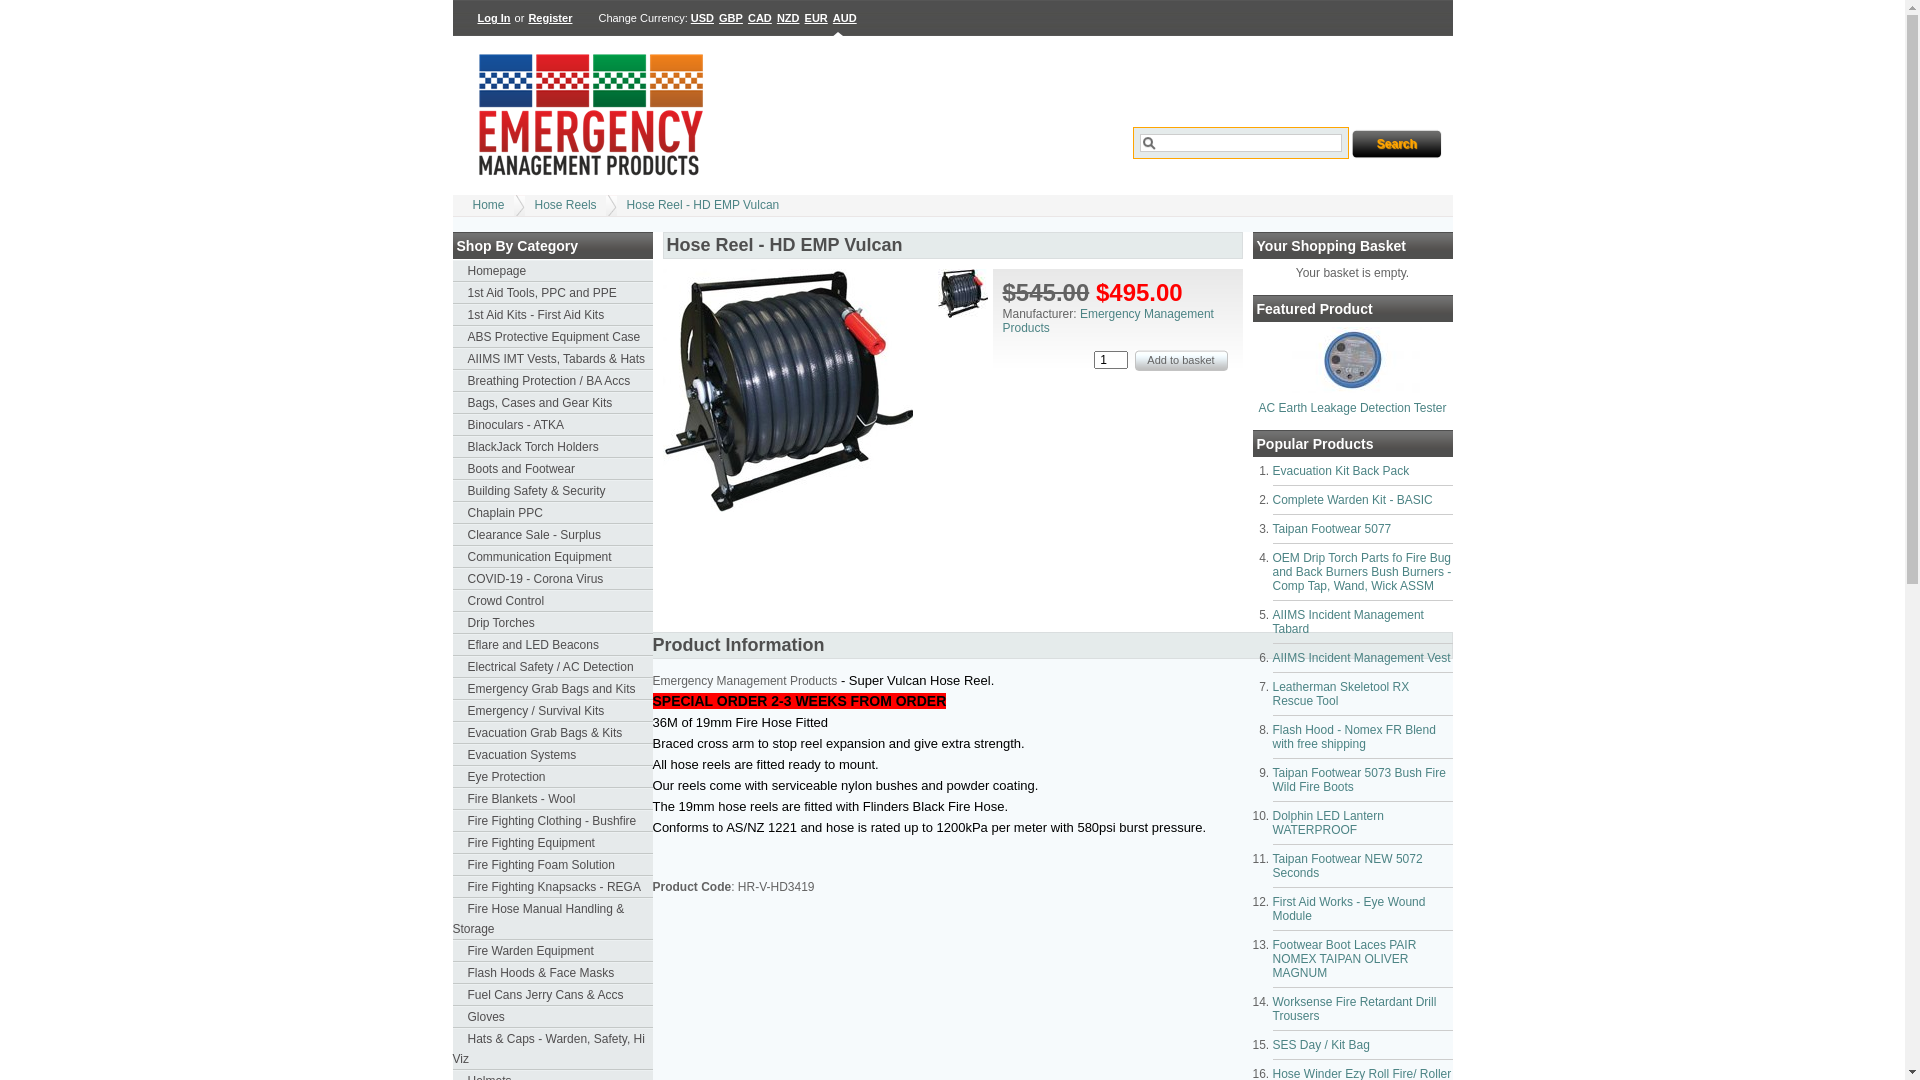 This screenshot has width=1920, height=1080. What do you see at coordinates (1360, 658) in the screenshot?
I see `'AIIMS Incident Management Vest'` at bounding box center [1360, 658].